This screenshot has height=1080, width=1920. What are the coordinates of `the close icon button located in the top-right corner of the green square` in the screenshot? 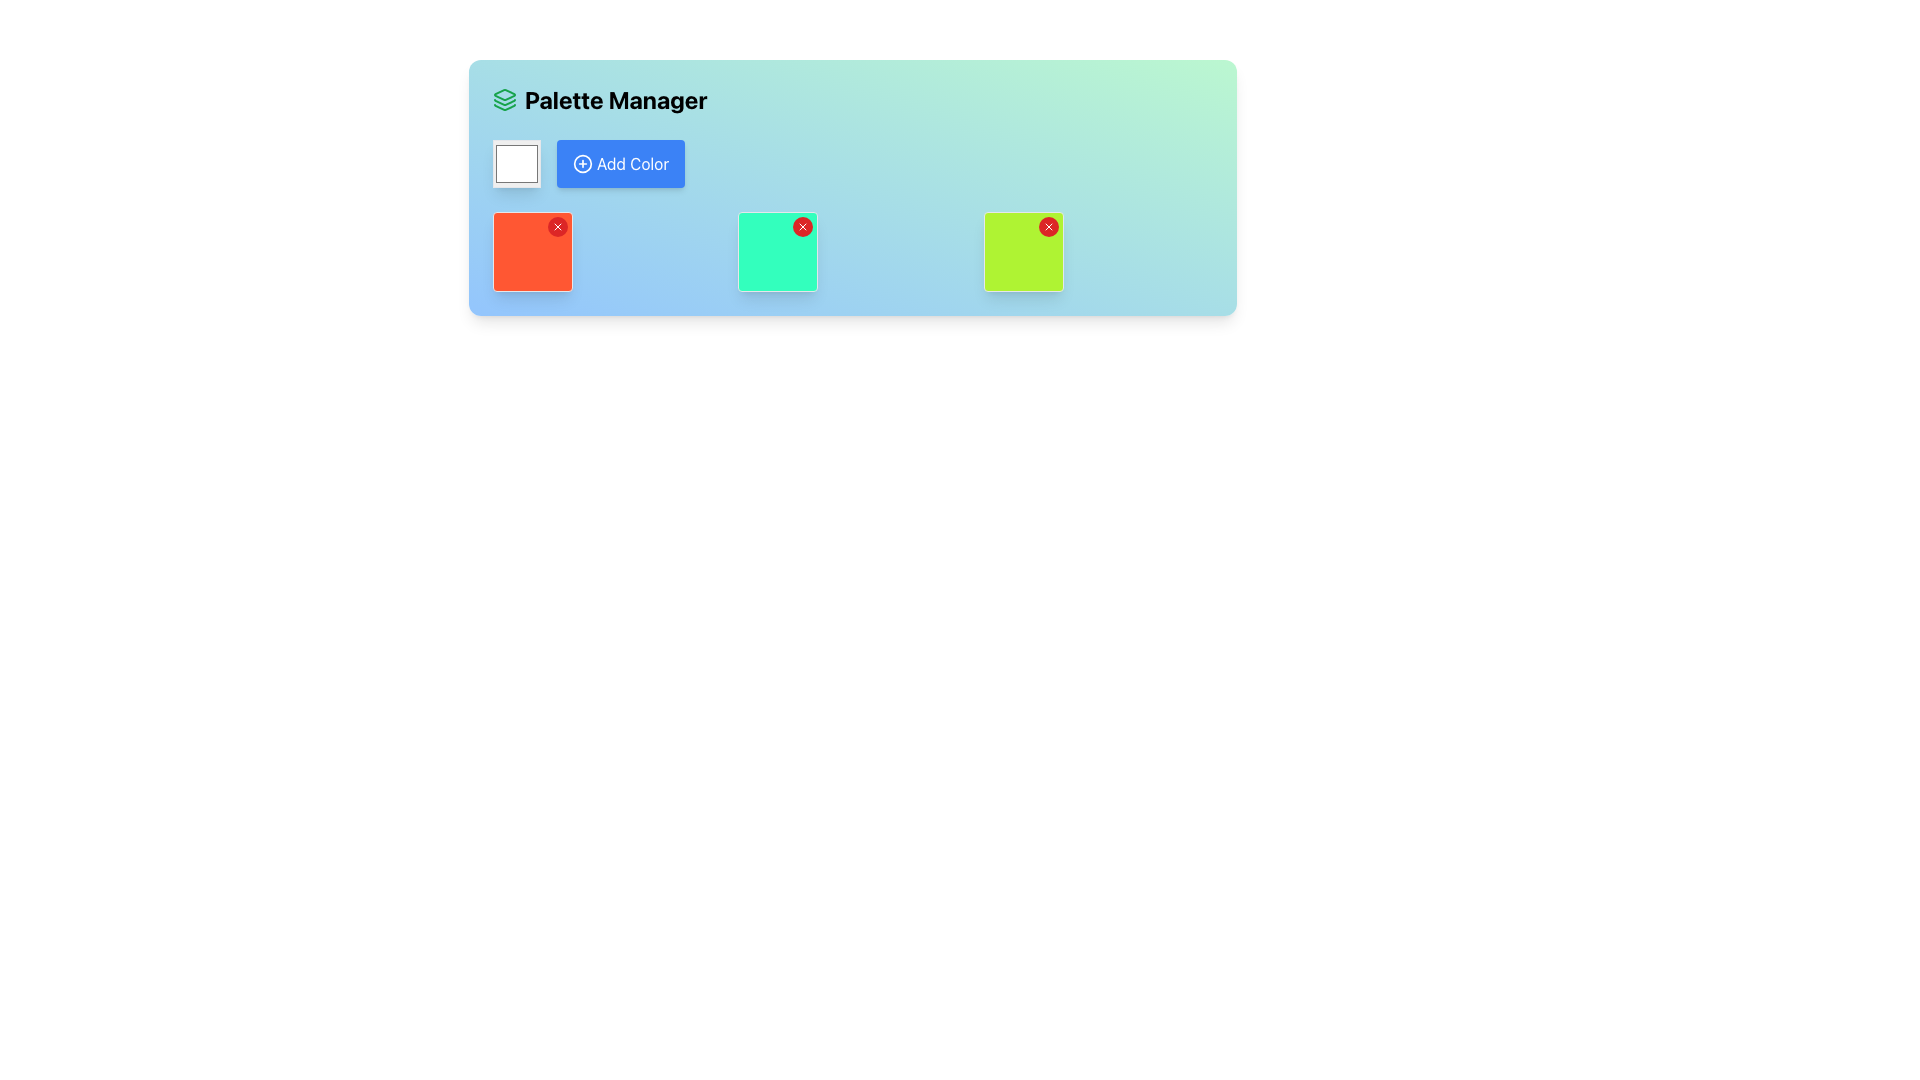 It's located at (557, 226).